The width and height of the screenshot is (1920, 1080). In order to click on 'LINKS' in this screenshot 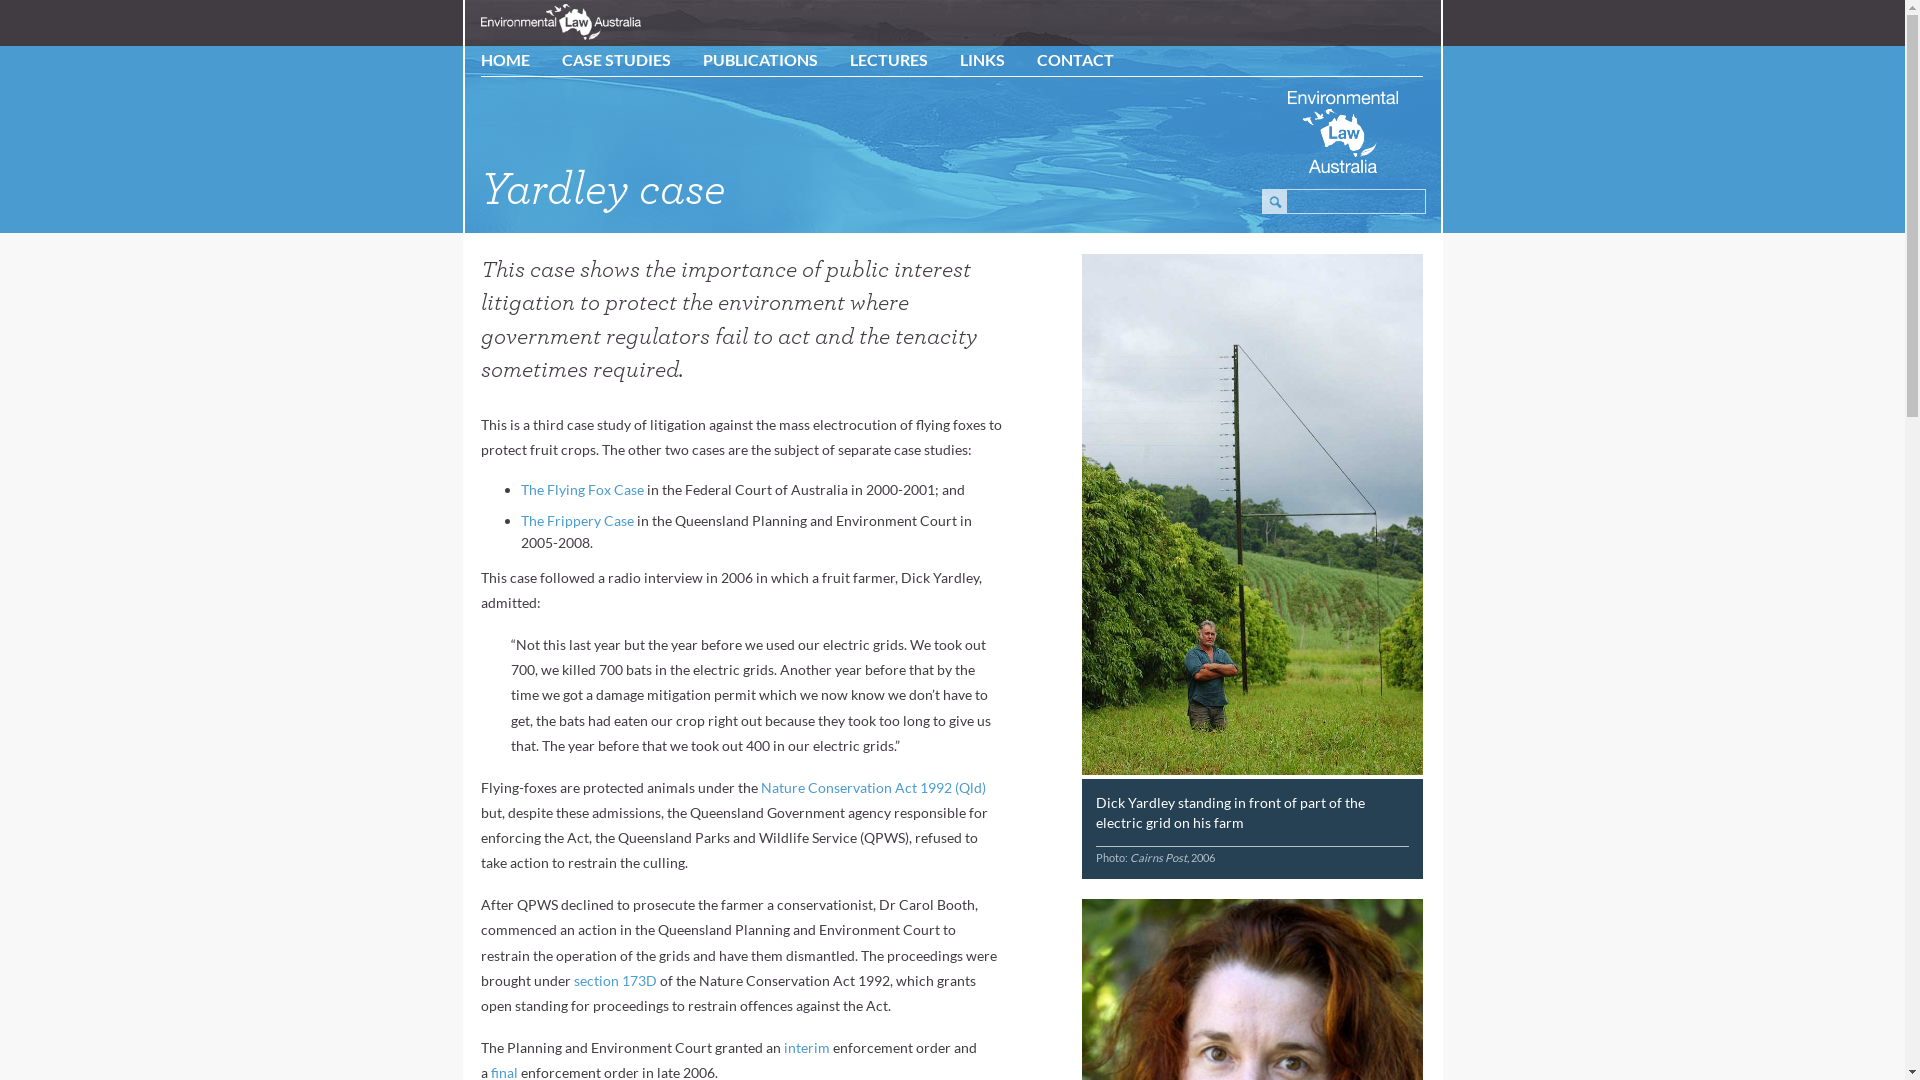, I will do `click(960, 58)`.